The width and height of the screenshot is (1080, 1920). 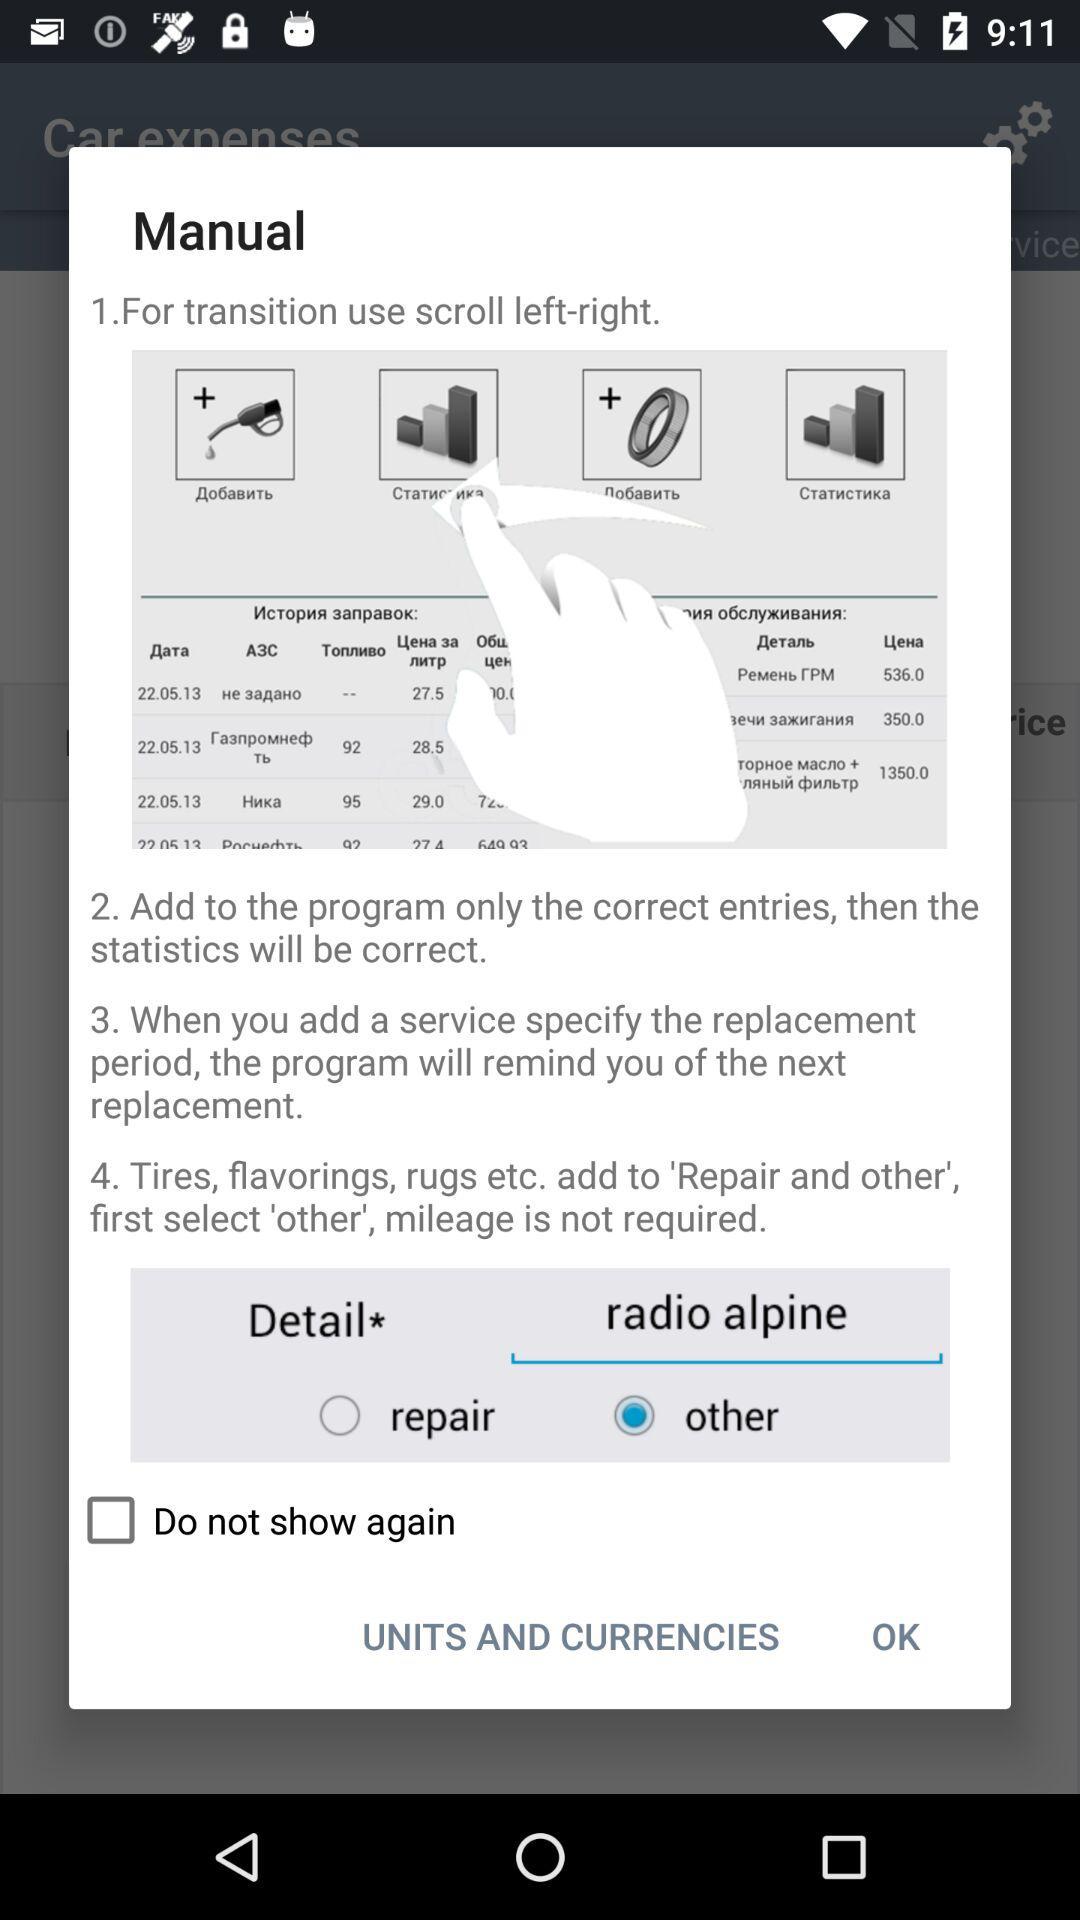 What do you see at coordinates (894, 1635) in the screenshot?
I see `the item below the do not show item` at bounding box center [894, 1635].